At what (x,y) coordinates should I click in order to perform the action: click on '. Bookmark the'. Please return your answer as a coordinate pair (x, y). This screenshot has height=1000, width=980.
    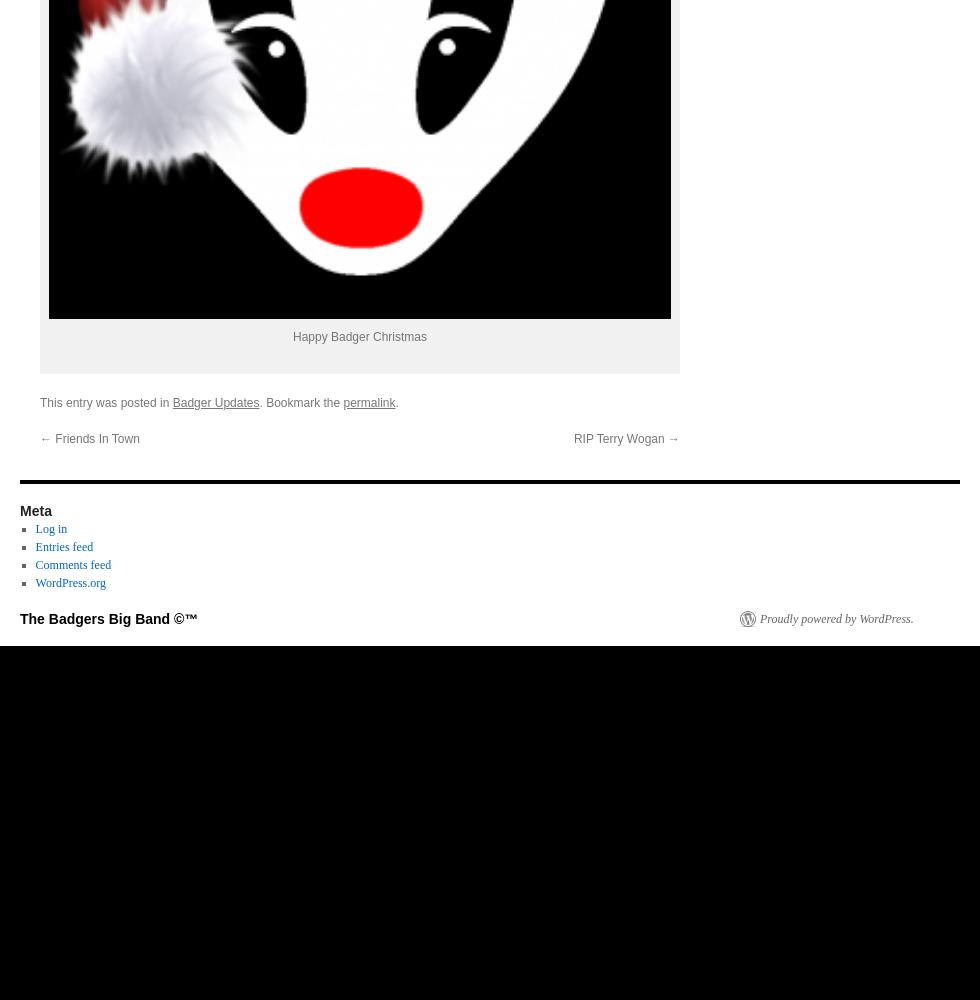
    Looking at the image, I should click on (300, 402).